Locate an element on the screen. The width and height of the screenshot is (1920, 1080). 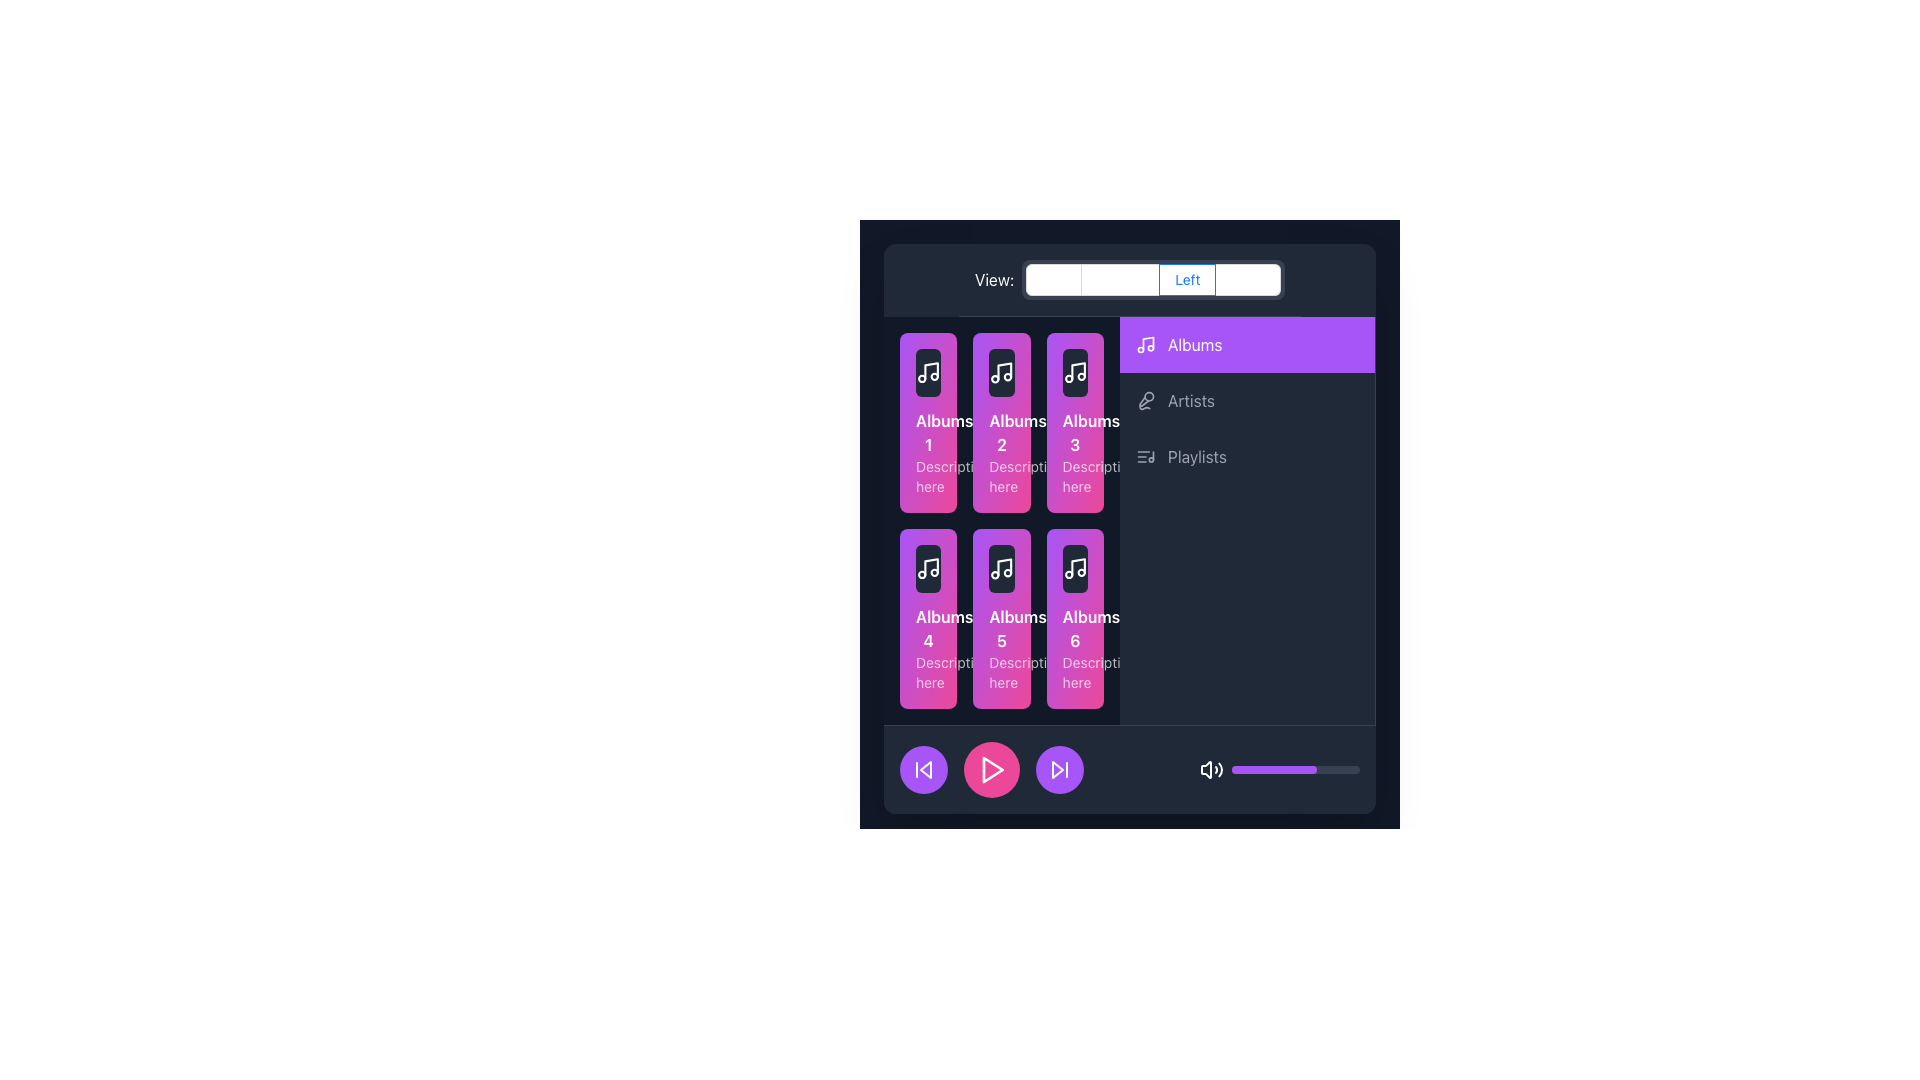
the 'Albums 1' text label, which is displayed in bold white font on a gradient pink-purple background is located at coordinates (927, 431).